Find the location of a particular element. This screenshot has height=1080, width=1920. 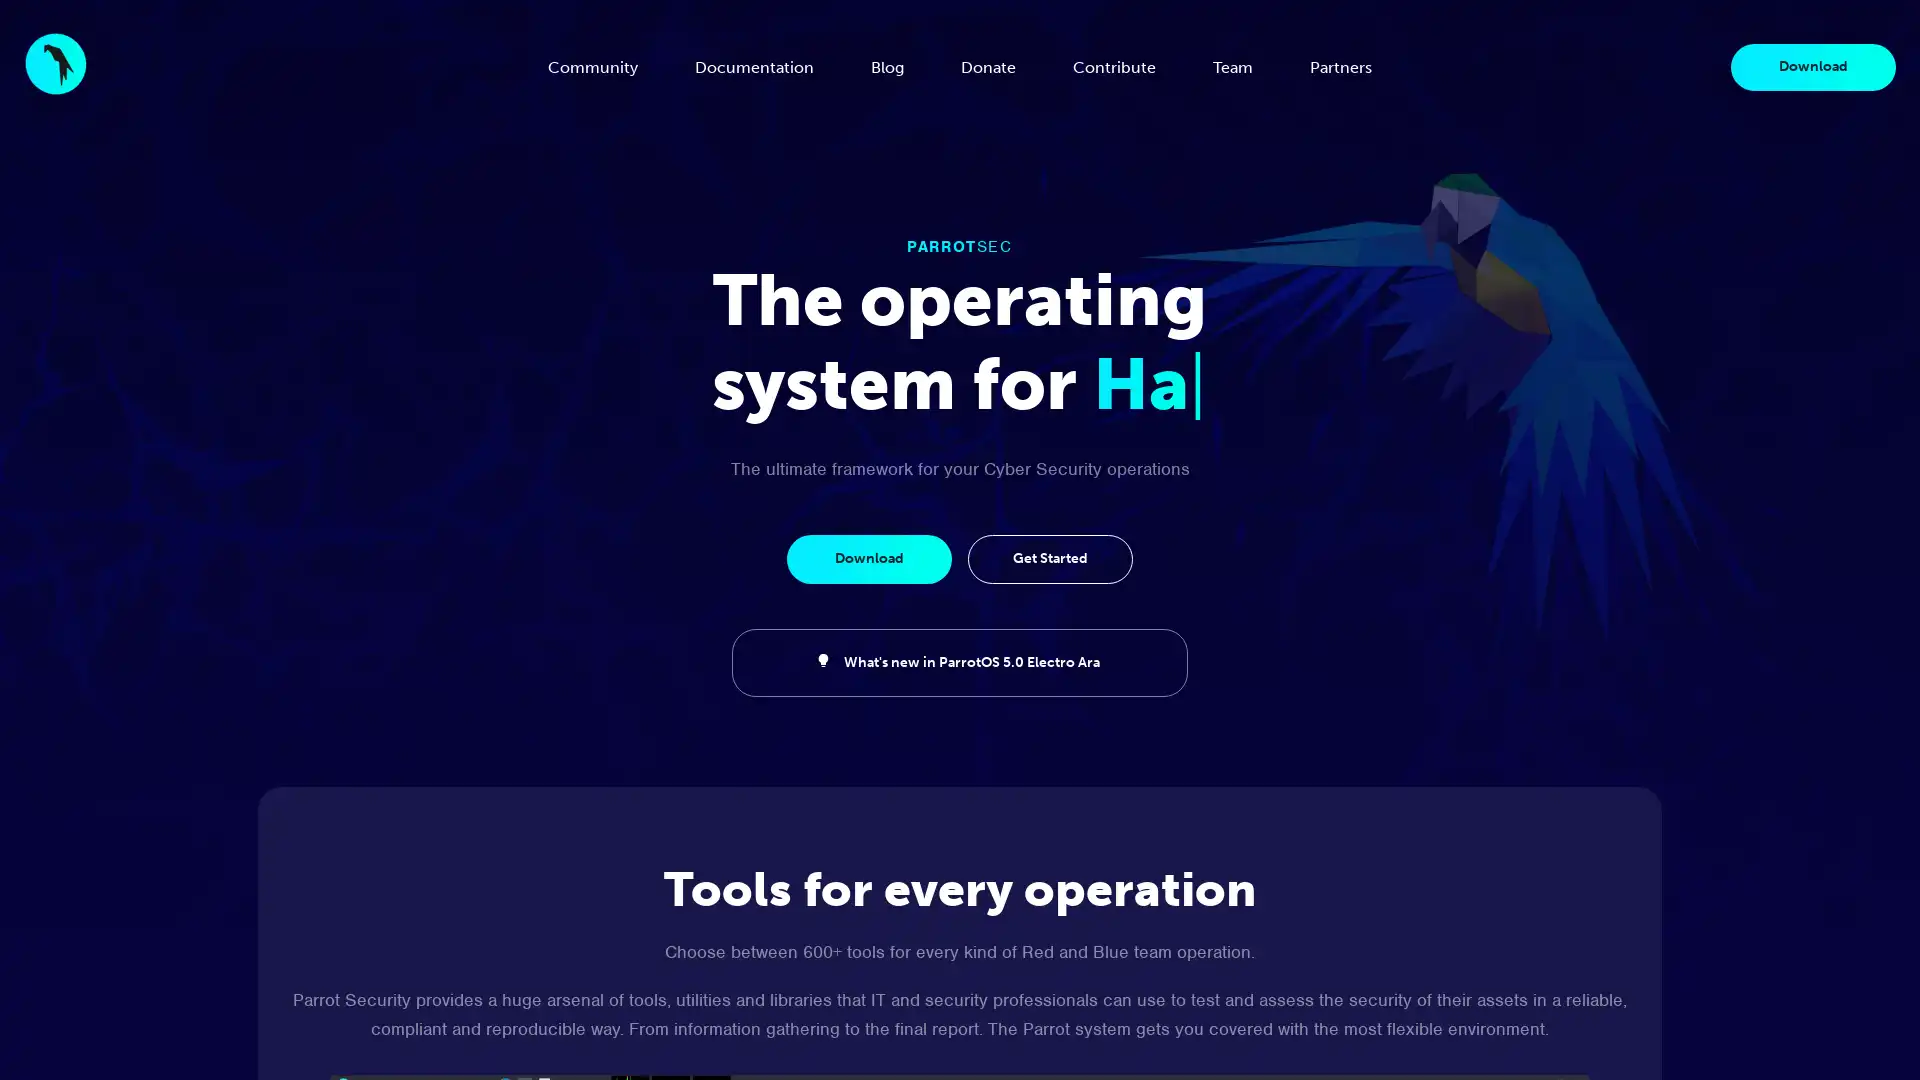

What's new in ParrotOS 5.0 Electro Ara is located at coordinates (960, 662).